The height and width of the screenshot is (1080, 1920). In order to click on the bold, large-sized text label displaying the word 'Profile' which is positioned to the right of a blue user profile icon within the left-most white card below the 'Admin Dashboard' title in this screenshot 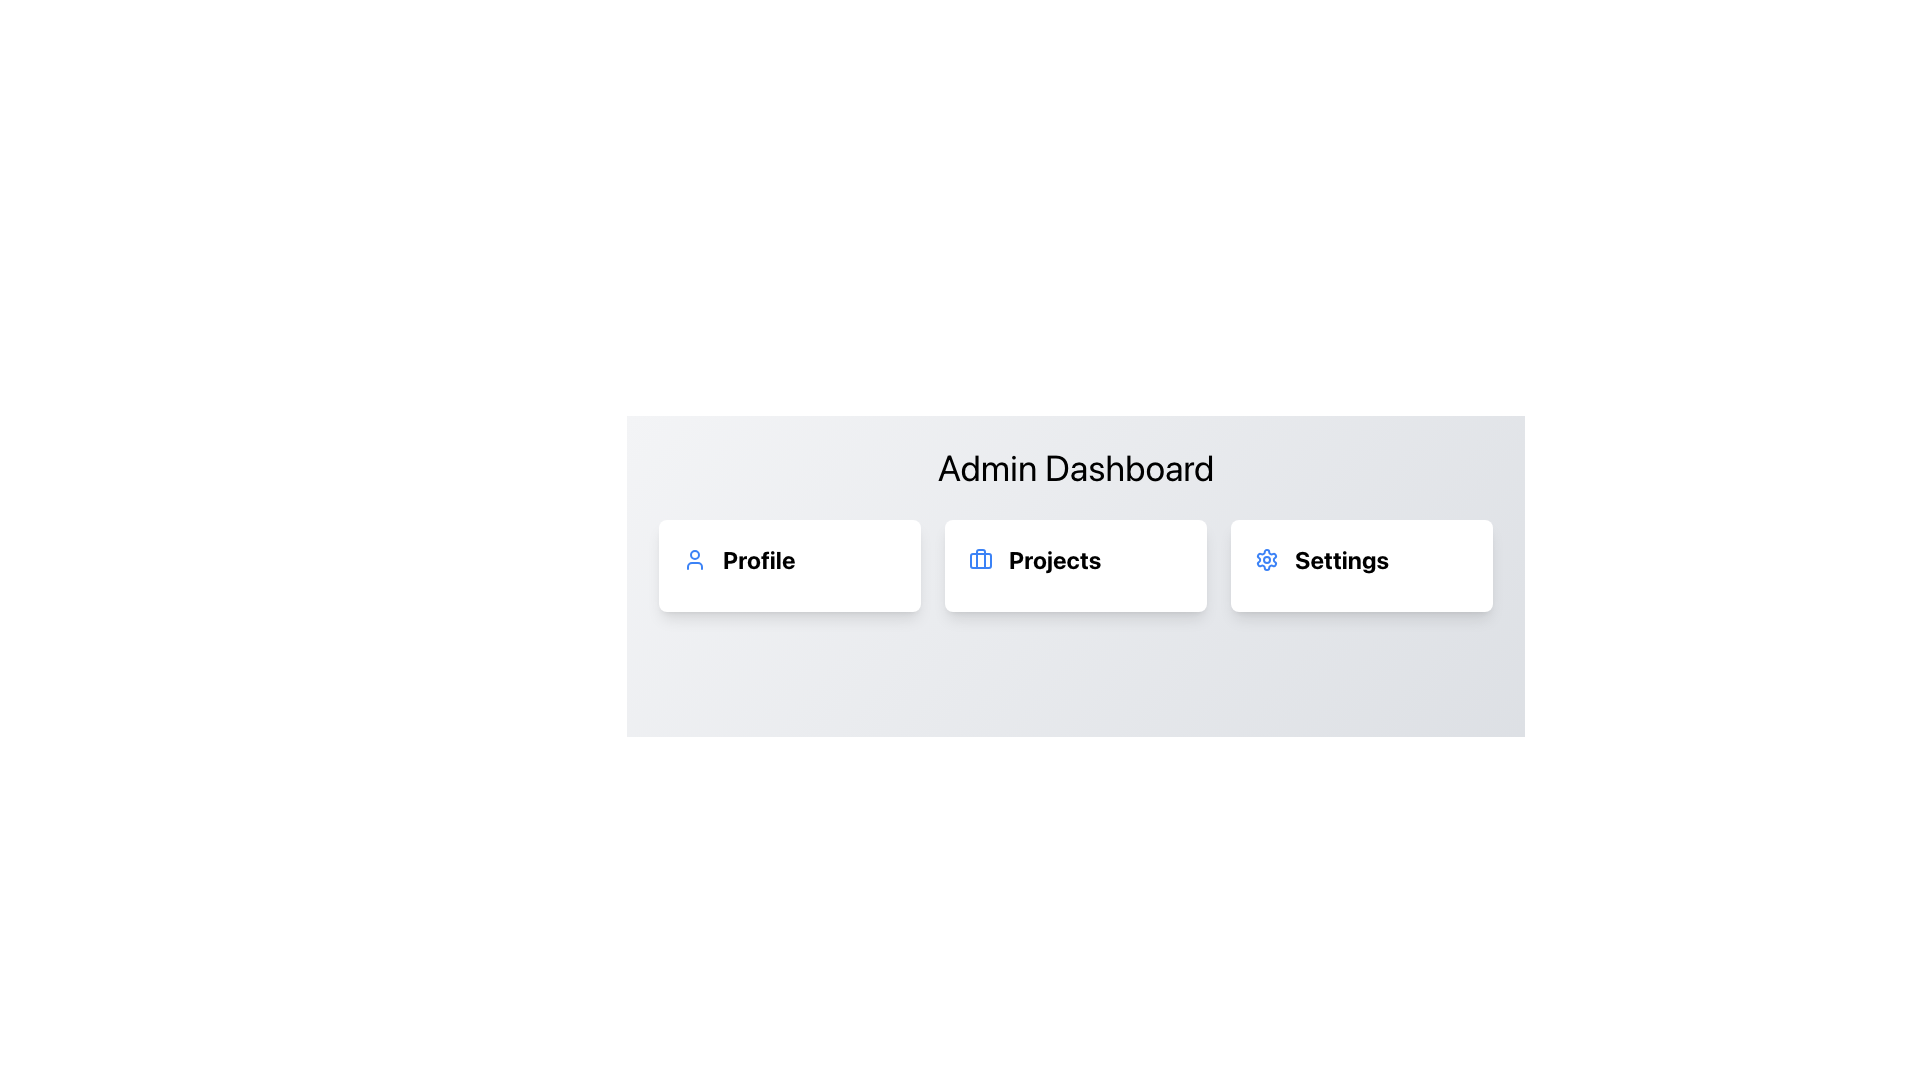, I will do `click(758, 559)`.